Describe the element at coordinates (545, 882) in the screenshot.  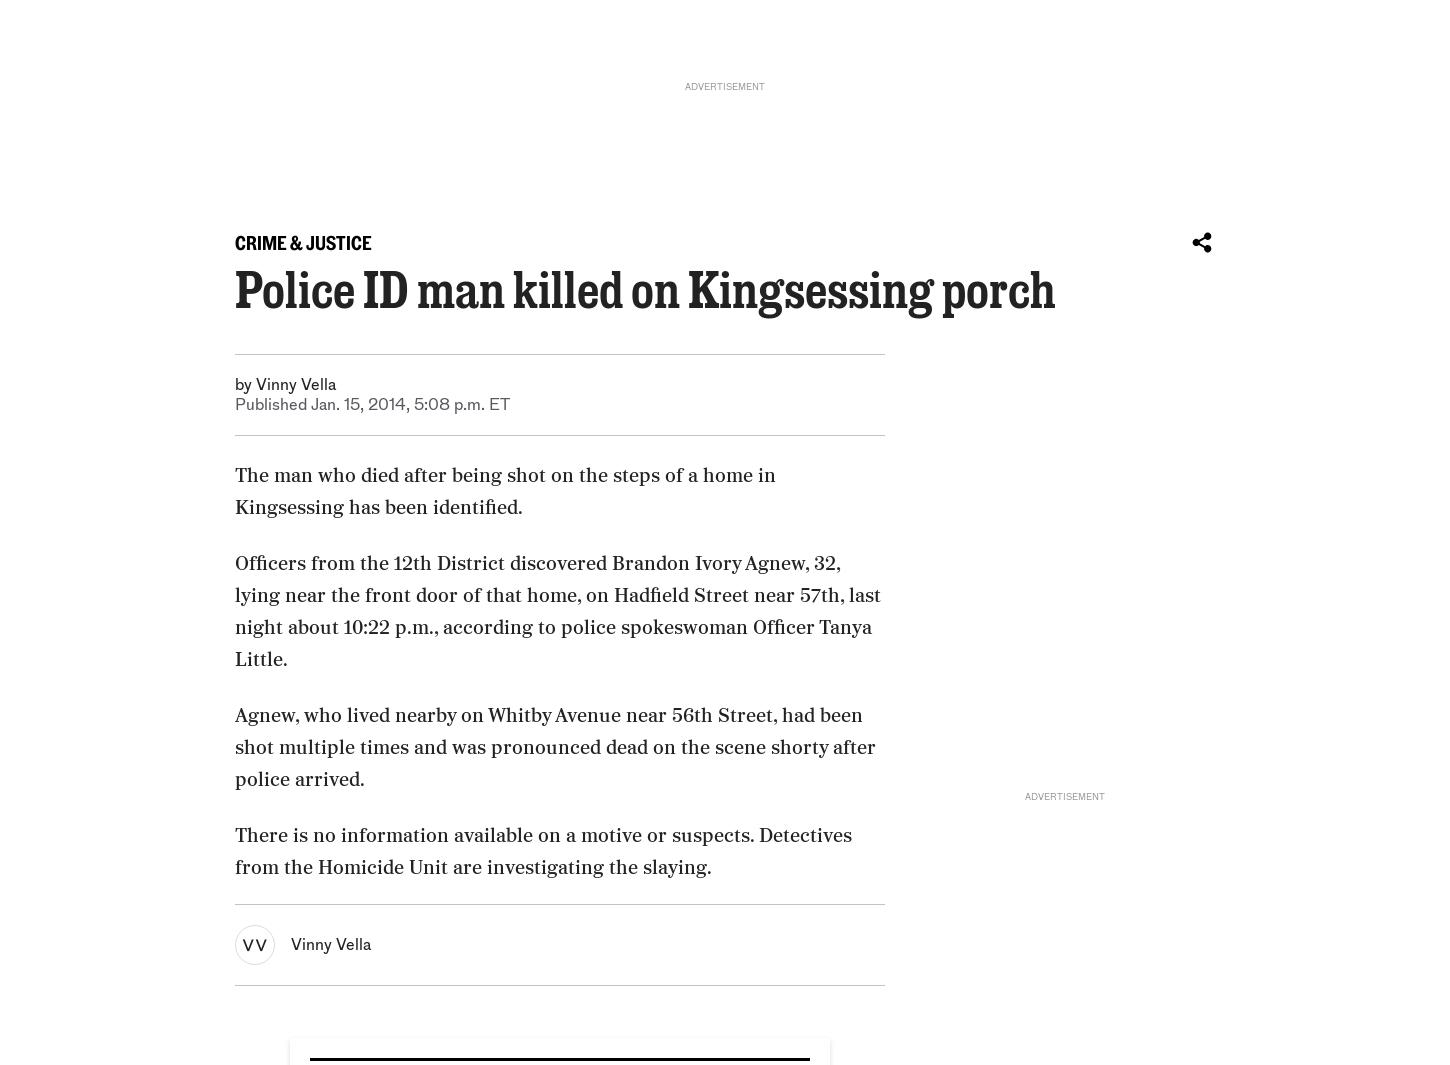
I see `'Philly police commissioner: There was little chance to save Joseph Wamah Jr.’s life'` at that location.